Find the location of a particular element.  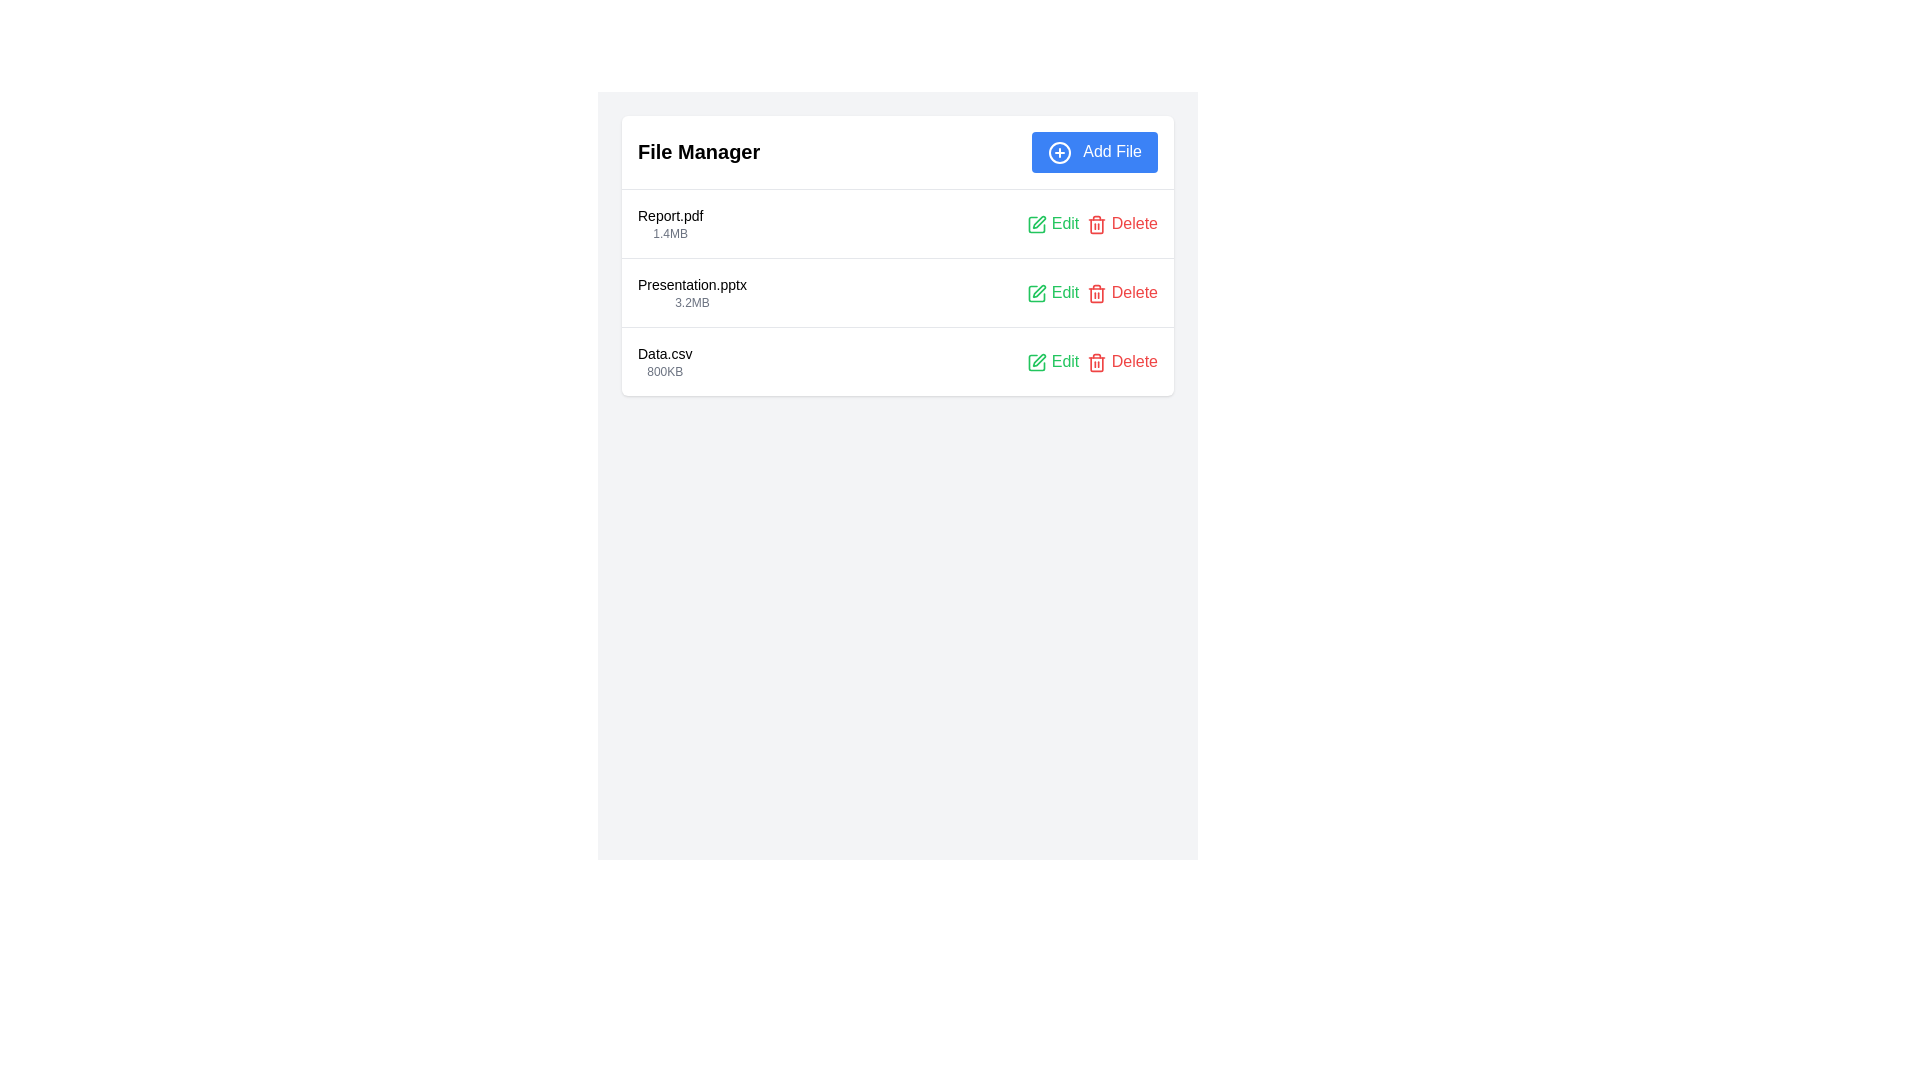

the edit icon for the 'Presentation.pptx' file is located at coordinates (1039, 291).